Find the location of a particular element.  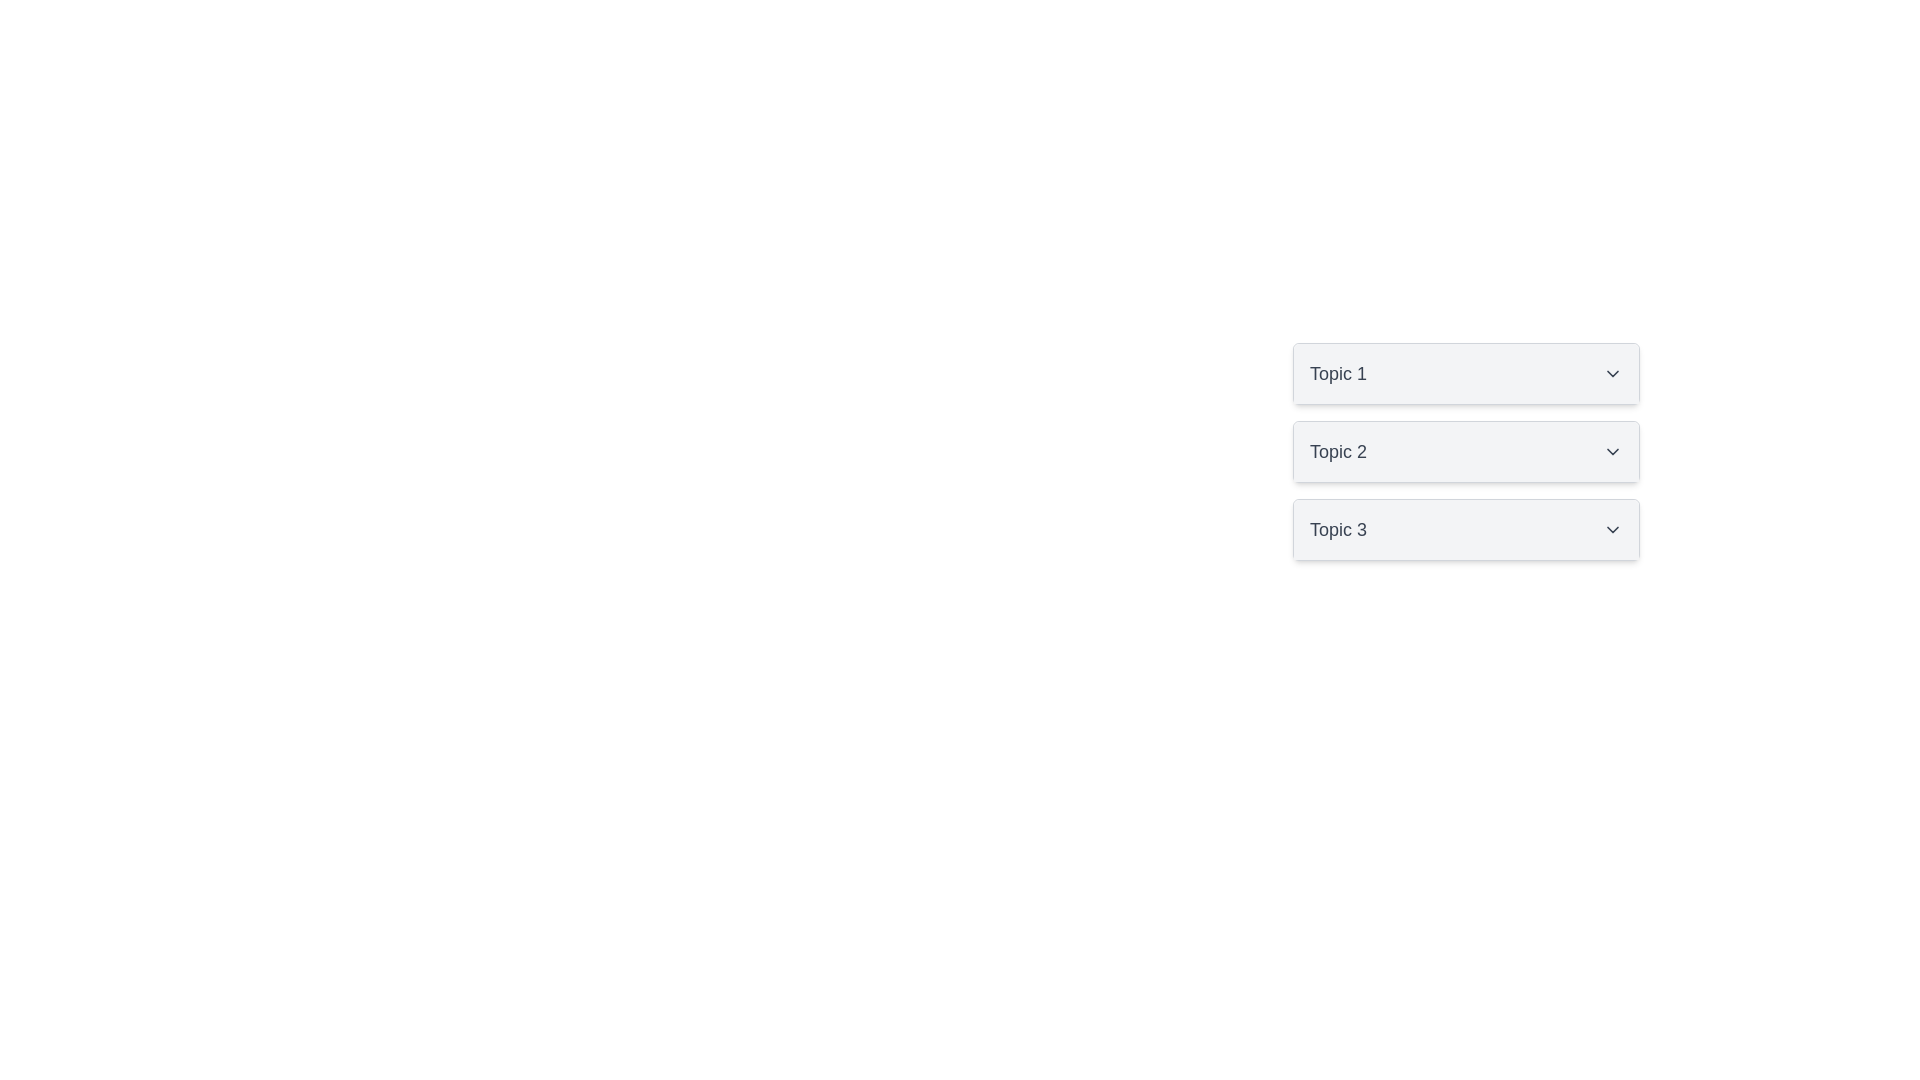

the 'Topic 3' collapsible button is located at coordinates (1466, 528).